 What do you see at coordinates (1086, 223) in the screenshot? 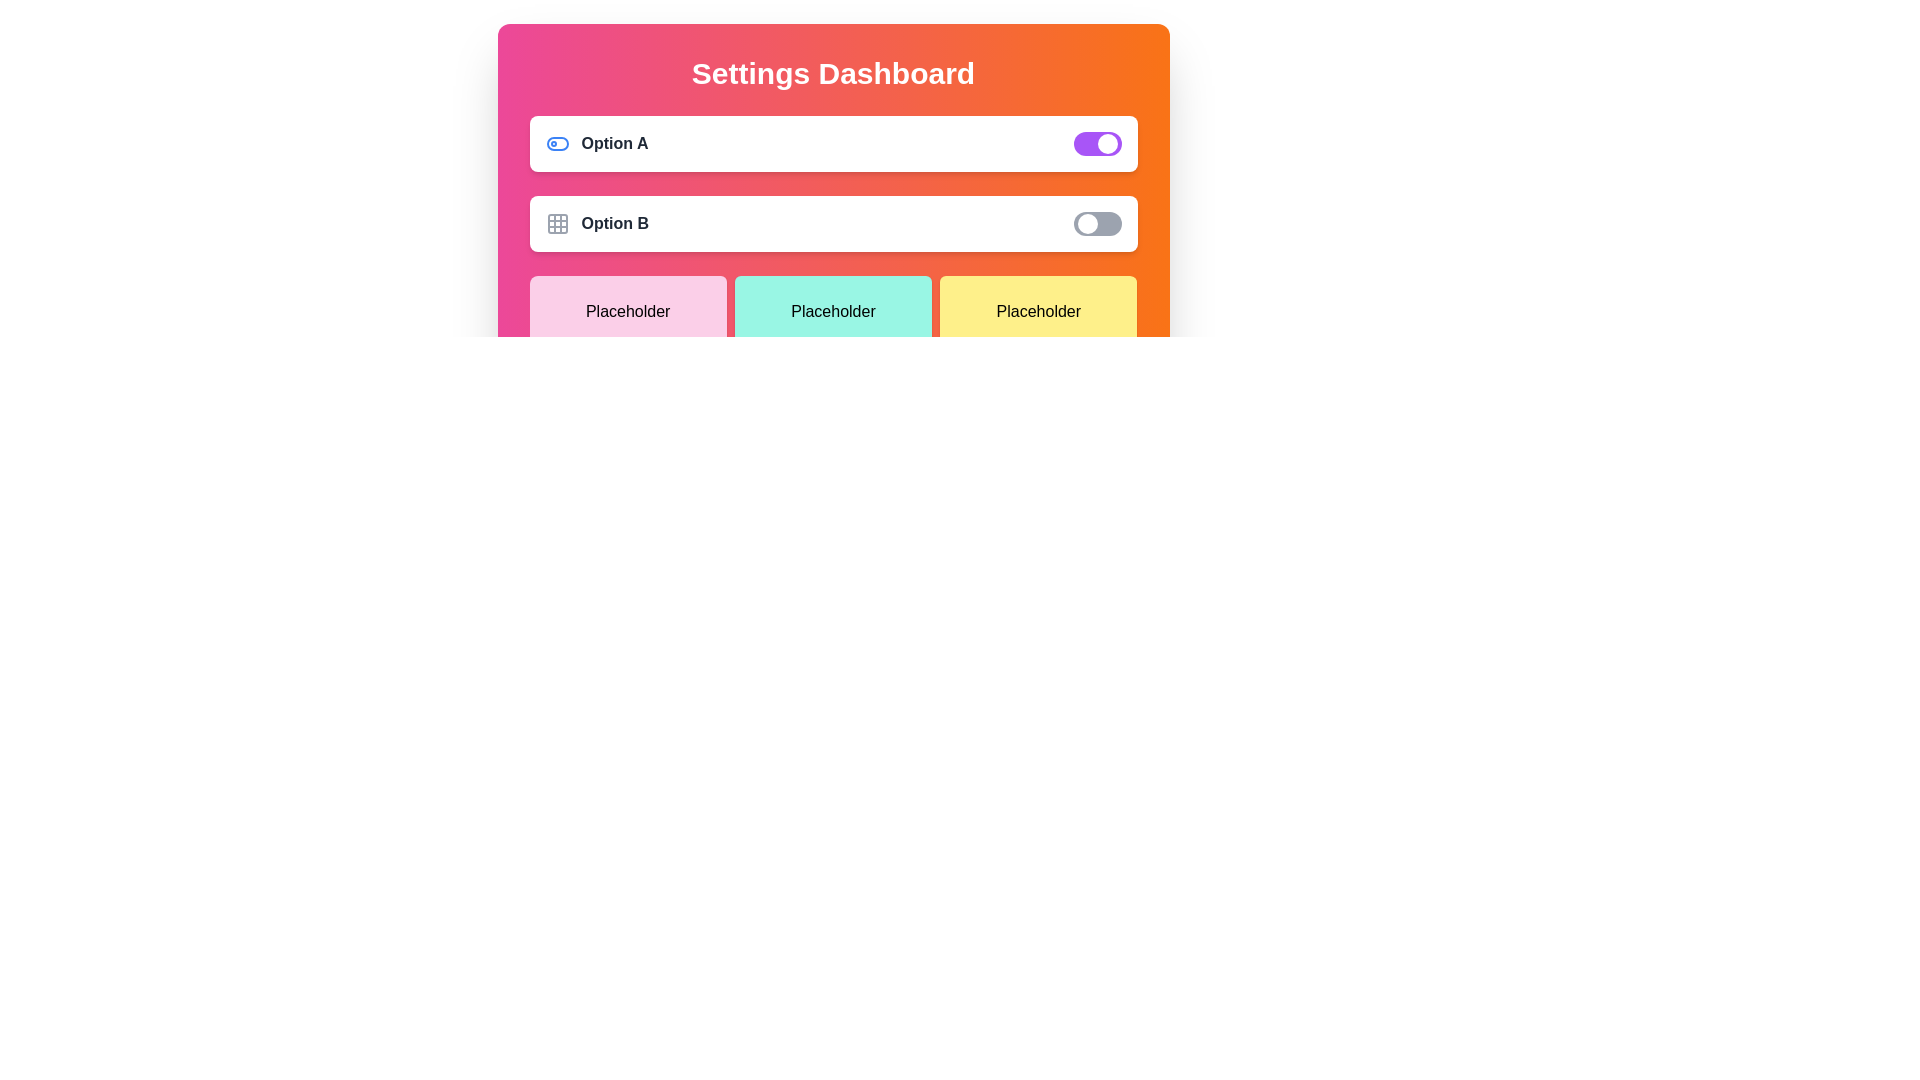
I see `the toggle handle, which is a small circular button with a white background located on the left side of the toggle switch component in the second row labeled 'Option B'` at bounding box center [1086, 223].